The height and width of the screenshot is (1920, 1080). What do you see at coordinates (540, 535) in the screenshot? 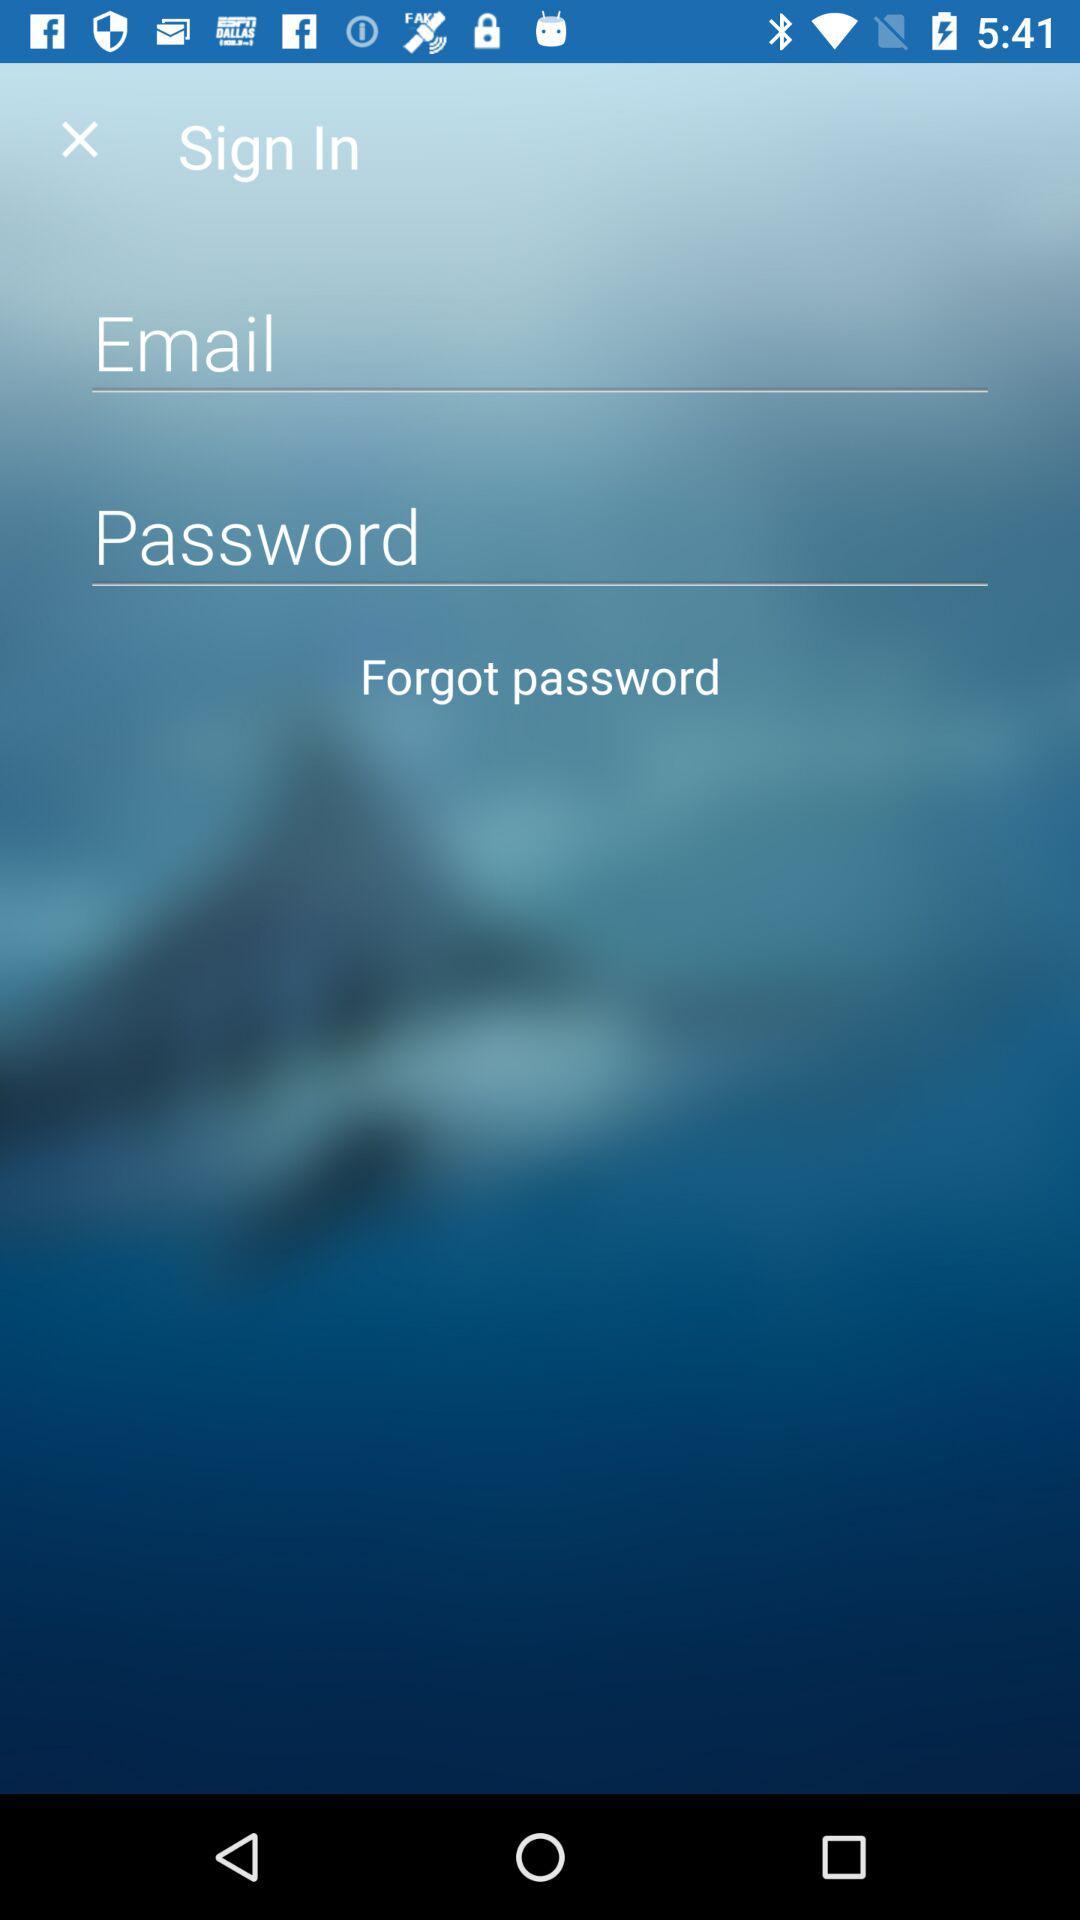
I see `password` at bounding box center [540, 535].